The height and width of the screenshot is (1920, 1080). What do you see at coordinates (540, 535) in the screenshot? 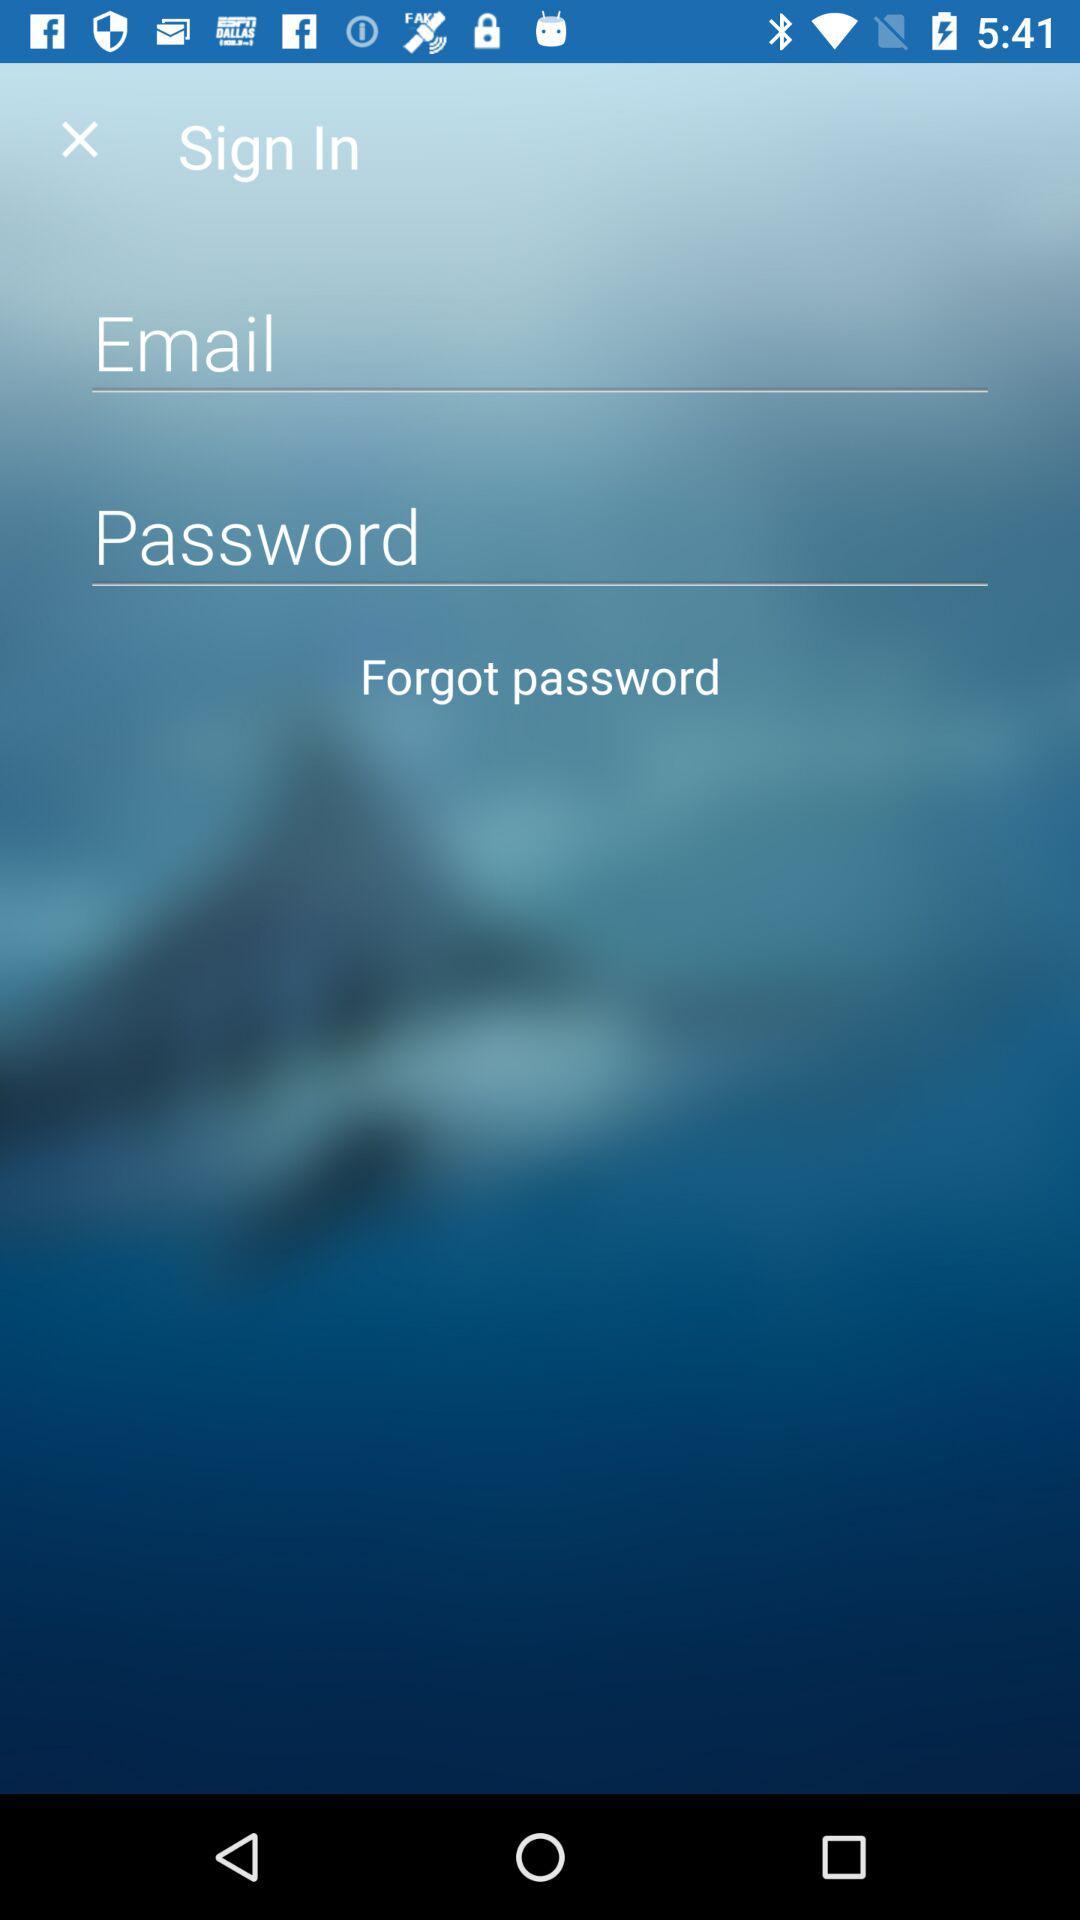
I see `password` at bounding box center [540, 535].